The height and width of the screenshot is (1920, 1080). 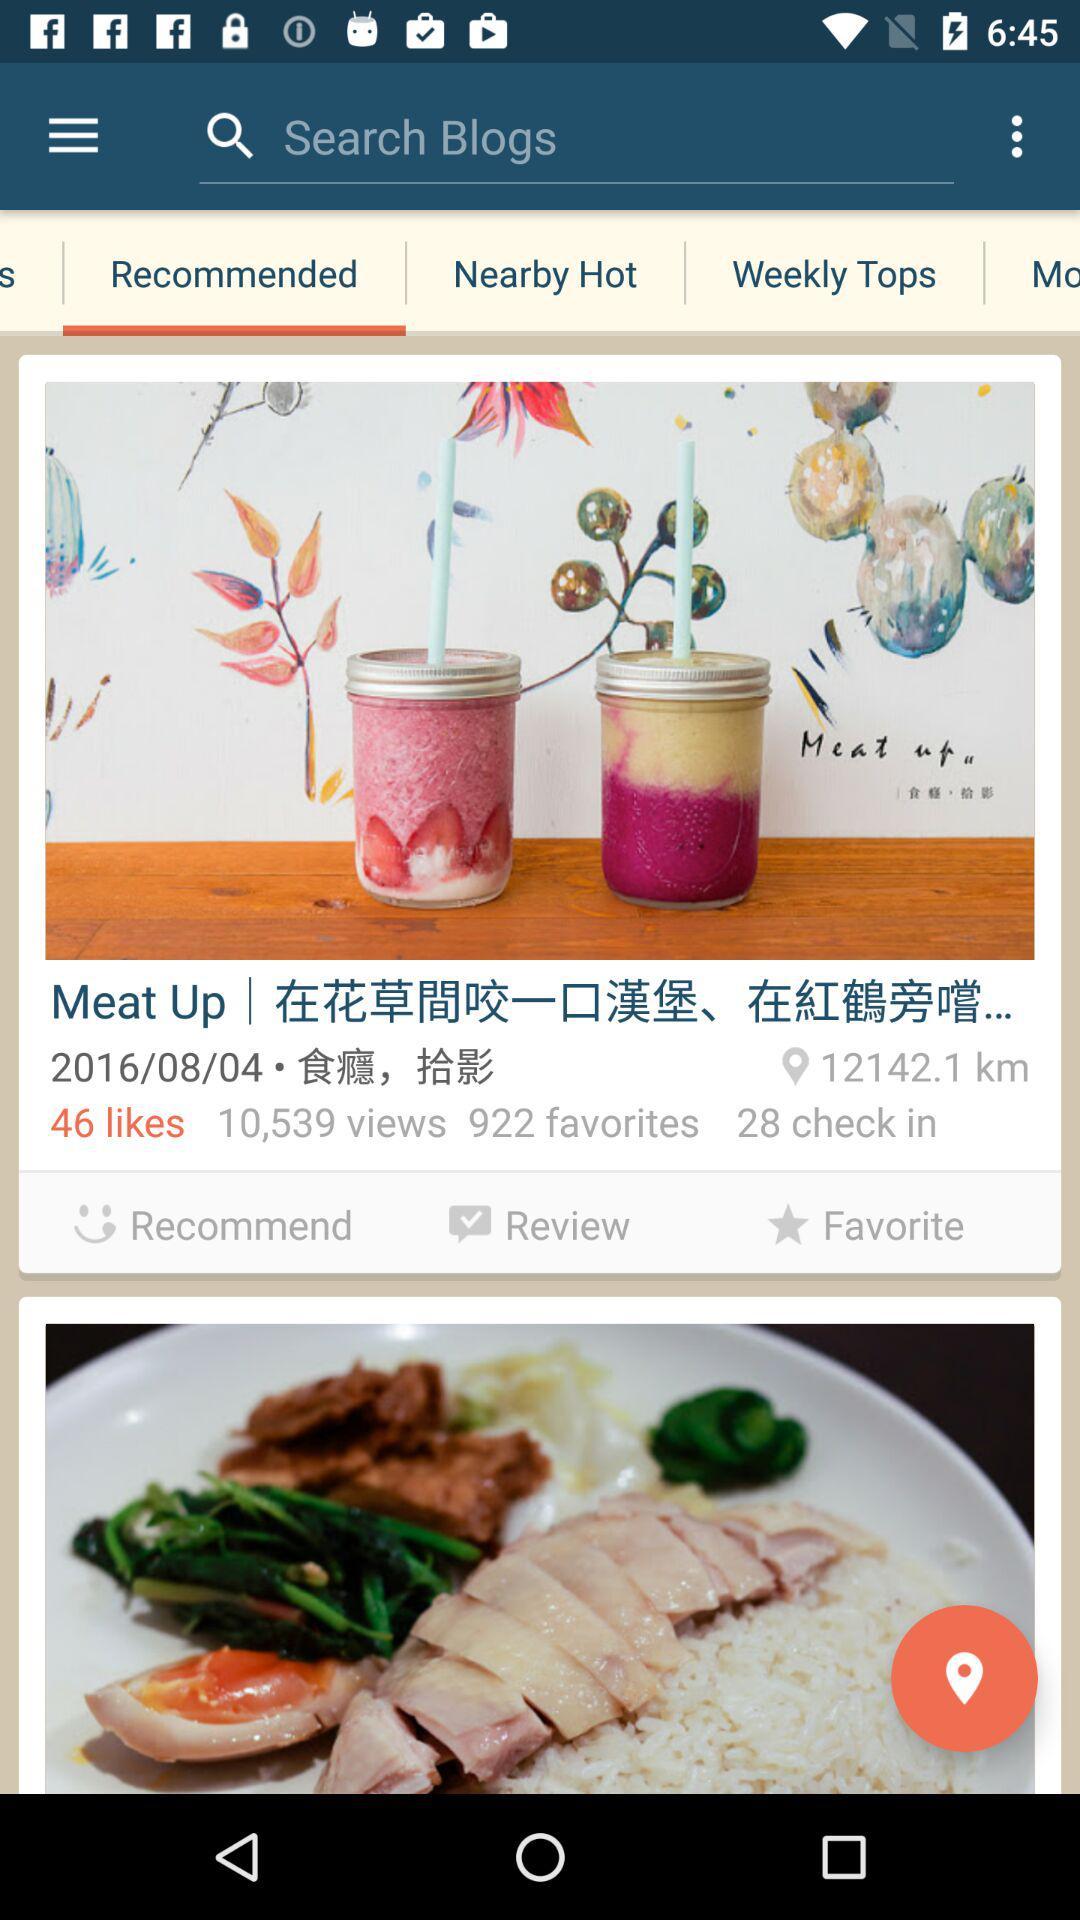 What do you see at coordinates (545, 272) in the screenshot?
I see `the item to the right of the recommended` at bounding box center [545, 272].